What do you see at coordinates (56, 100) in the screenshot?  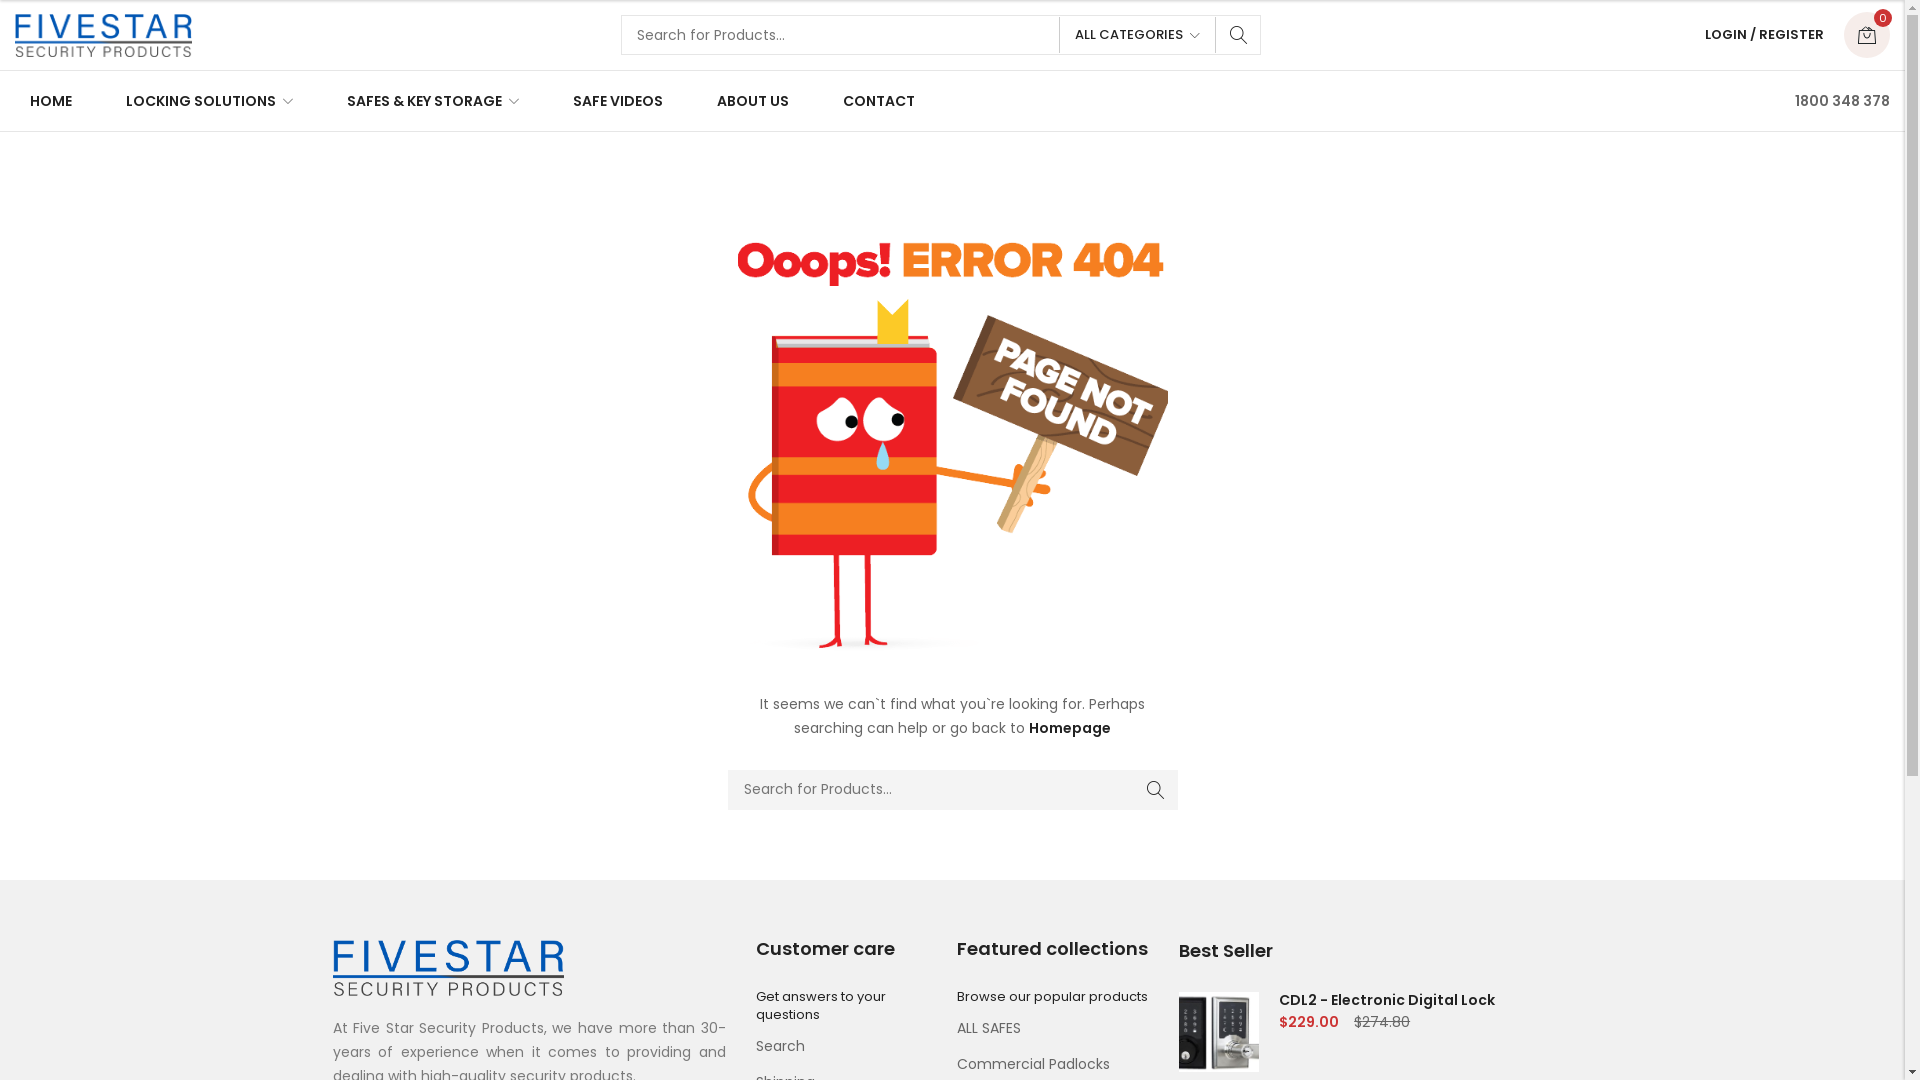 I see `'HOME'` at bounding box center [56, 100].